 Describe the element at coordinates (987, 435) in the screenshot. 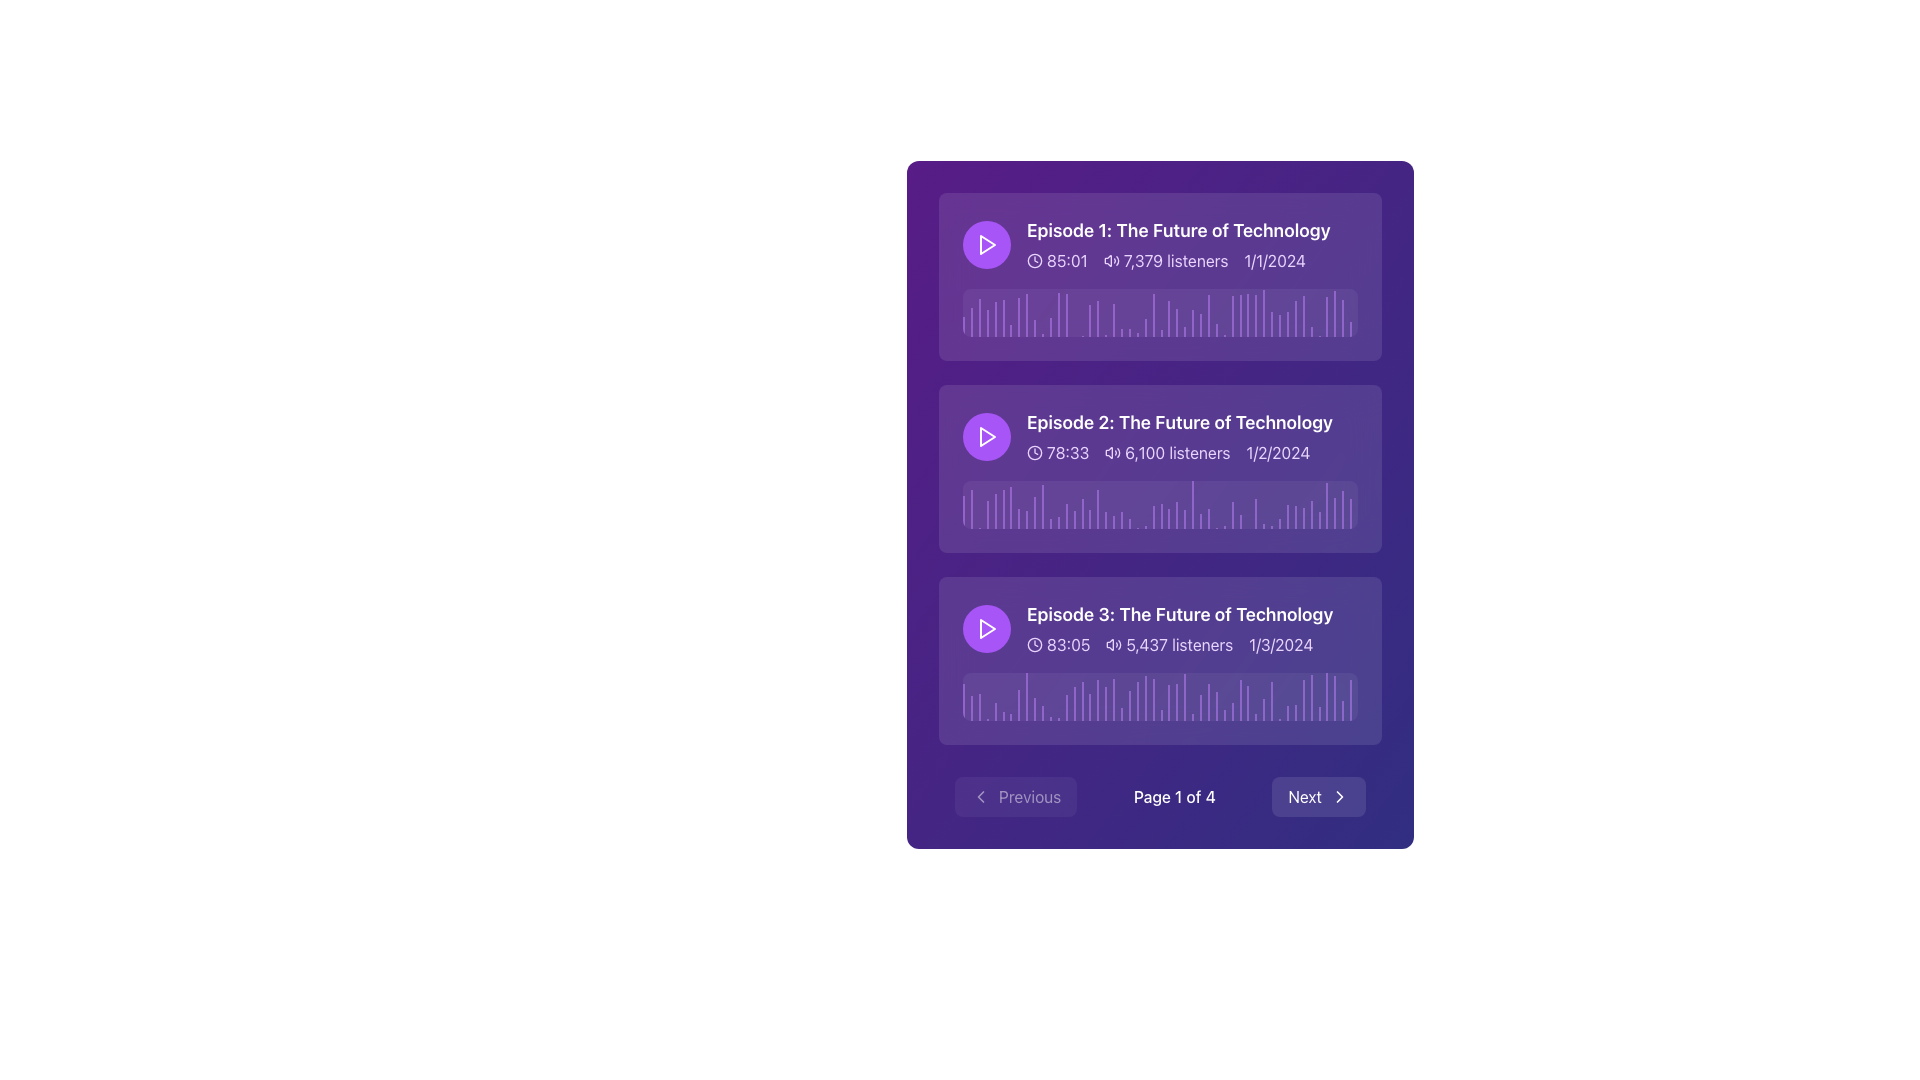

I see `the triangular play button with a purple background, located in the top-left corner of the second list item for accessibility purposes` at that location.